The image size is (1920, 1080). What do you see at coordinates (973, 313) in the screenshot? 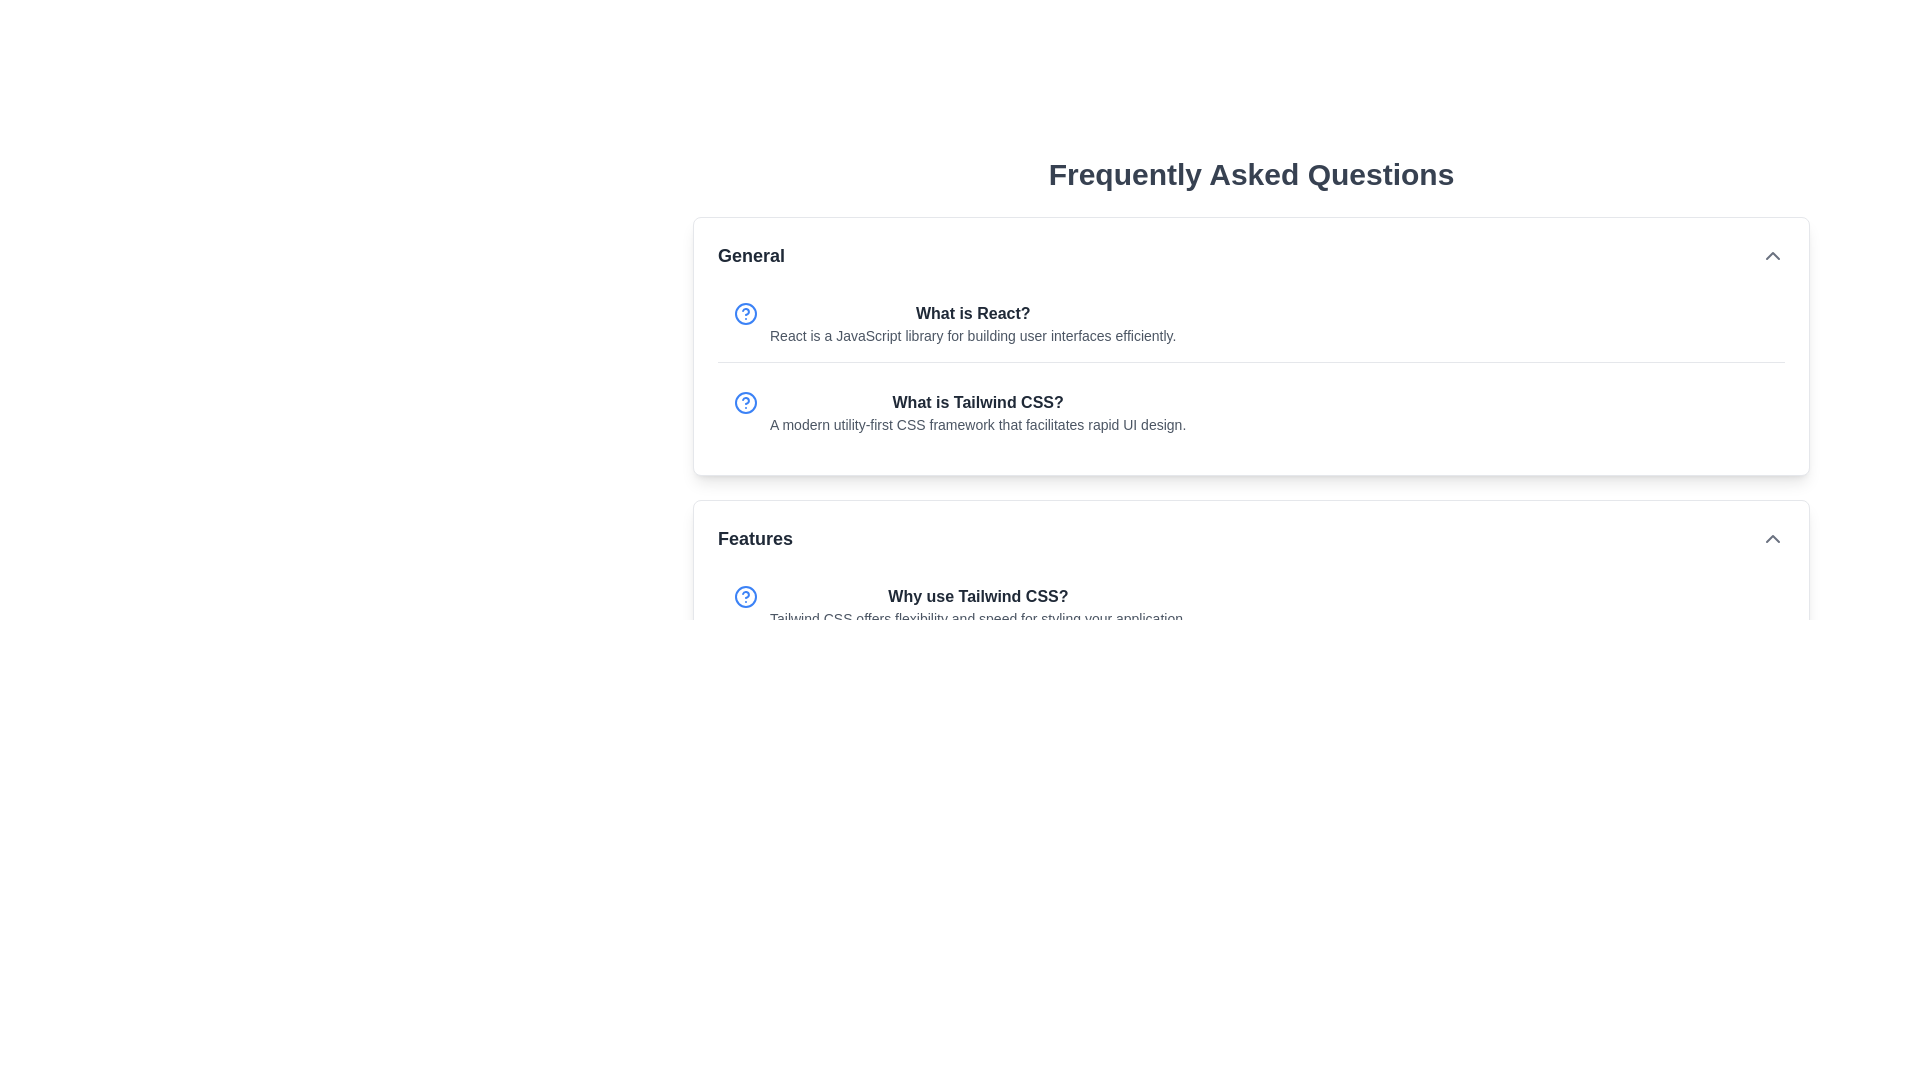
I see `the Text header element located in the FAQ section under 'General'` at bounding box center [973, 313].